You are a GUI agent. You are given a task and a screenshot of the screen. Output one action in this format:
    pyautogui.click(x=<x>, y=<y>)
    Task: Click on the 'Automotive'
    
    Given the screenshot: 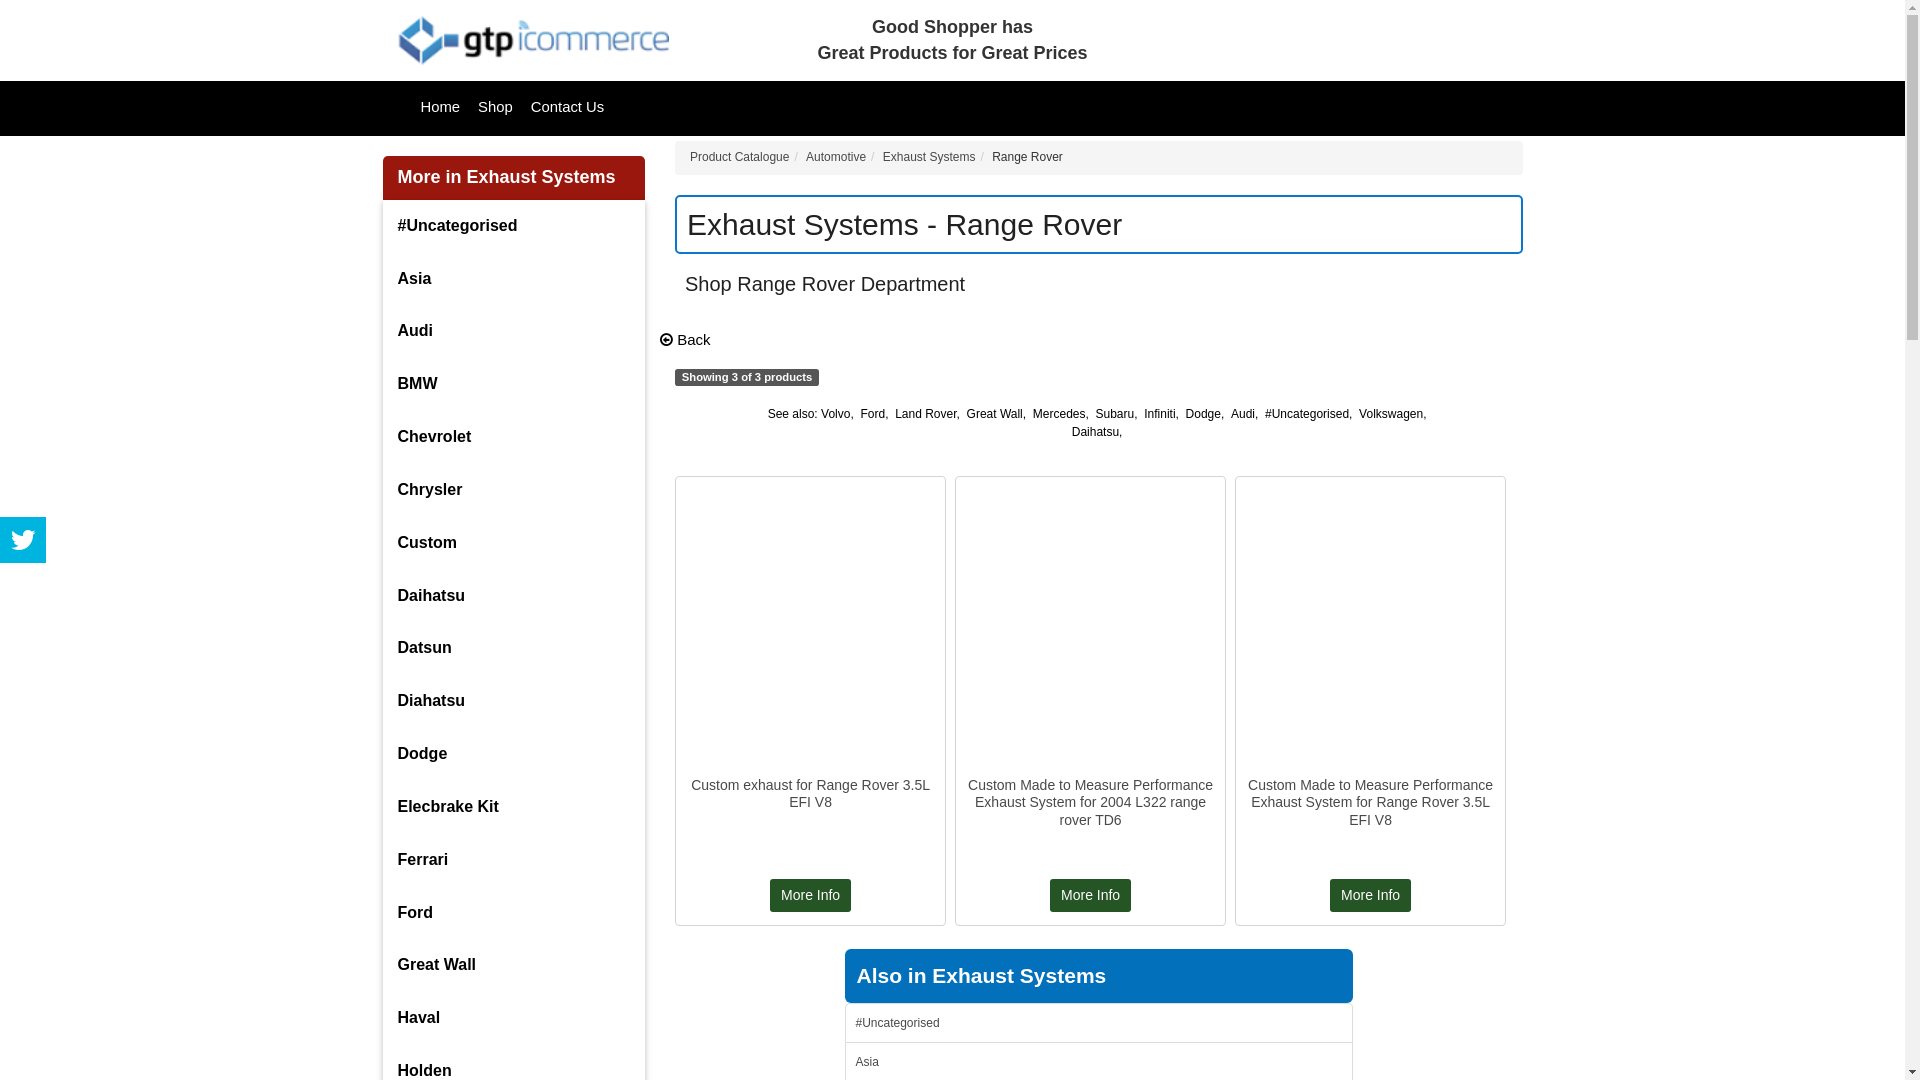 What is the action you would take?
    pyautogui.click(x=835, y=156)
    